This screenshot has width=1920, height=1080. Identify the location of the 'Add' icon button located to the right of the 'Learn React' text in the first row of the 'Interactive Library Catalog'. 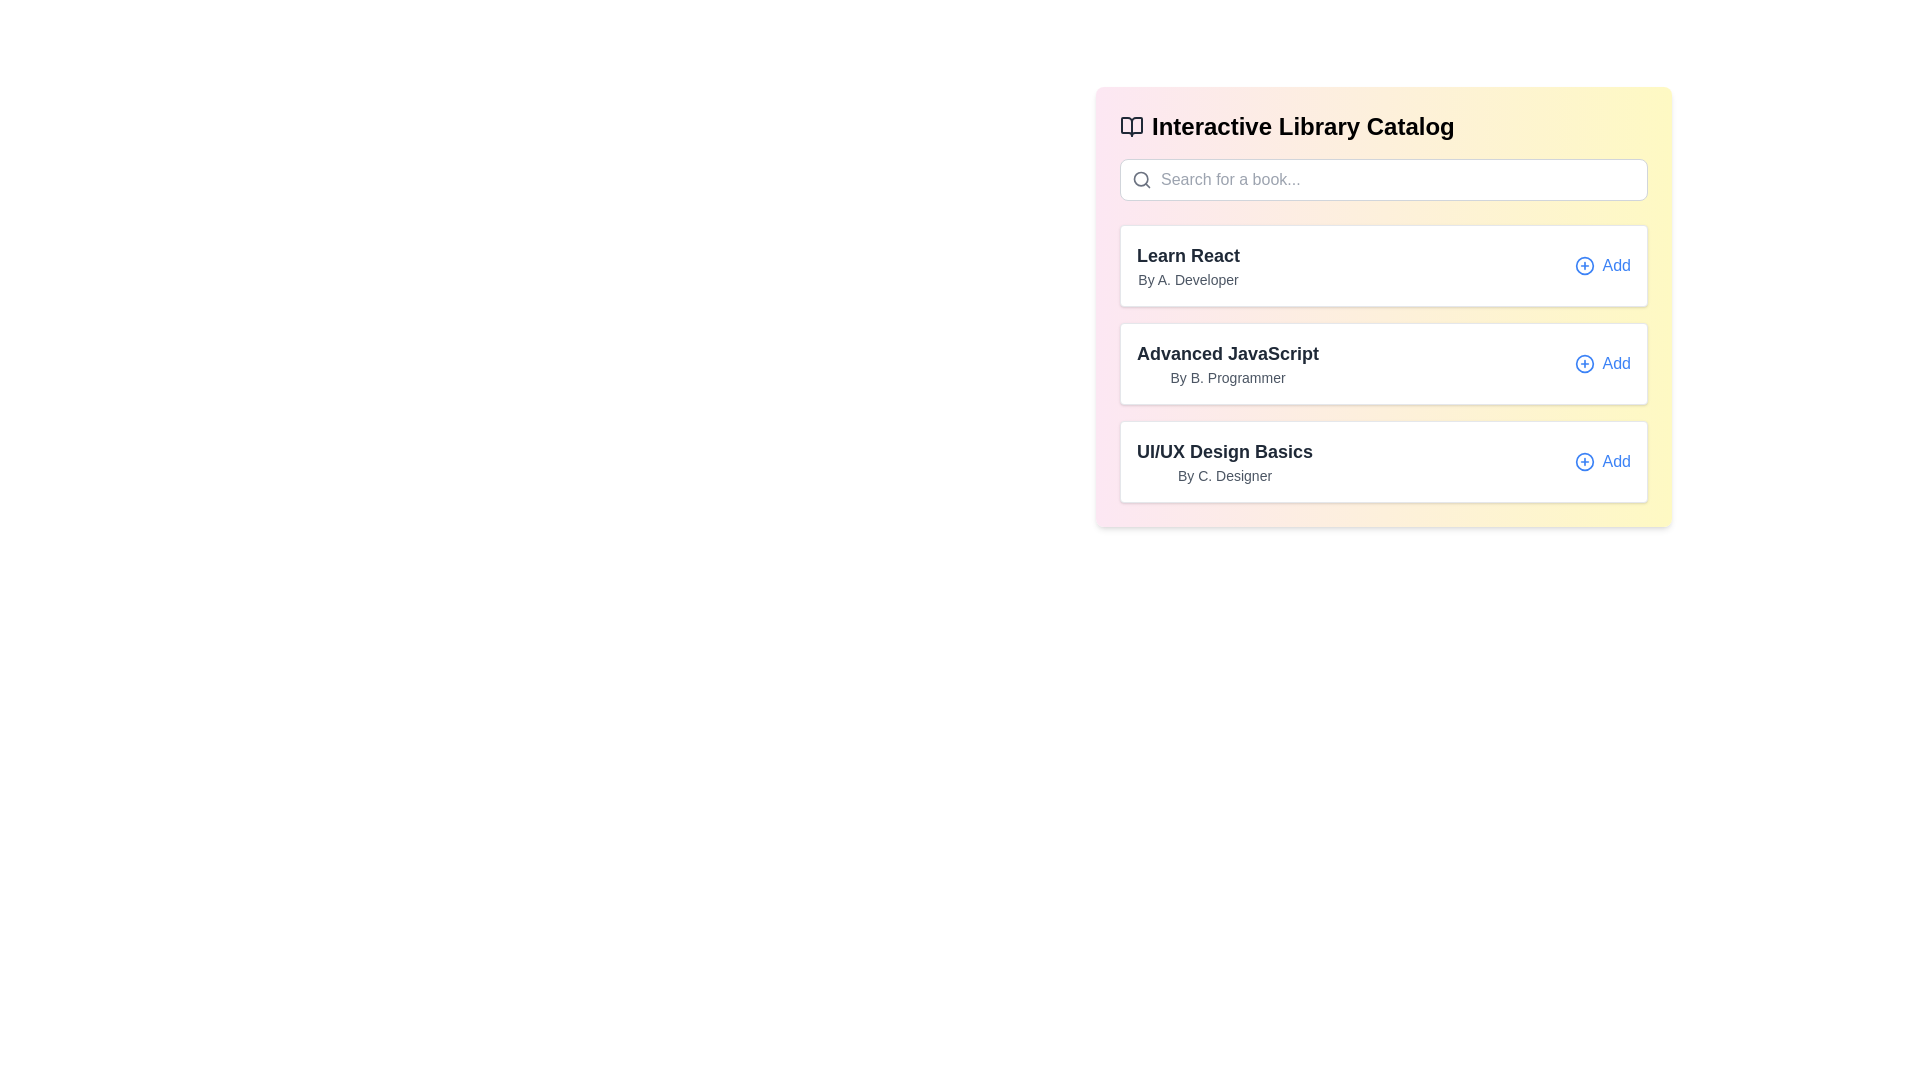
(1583, 265).